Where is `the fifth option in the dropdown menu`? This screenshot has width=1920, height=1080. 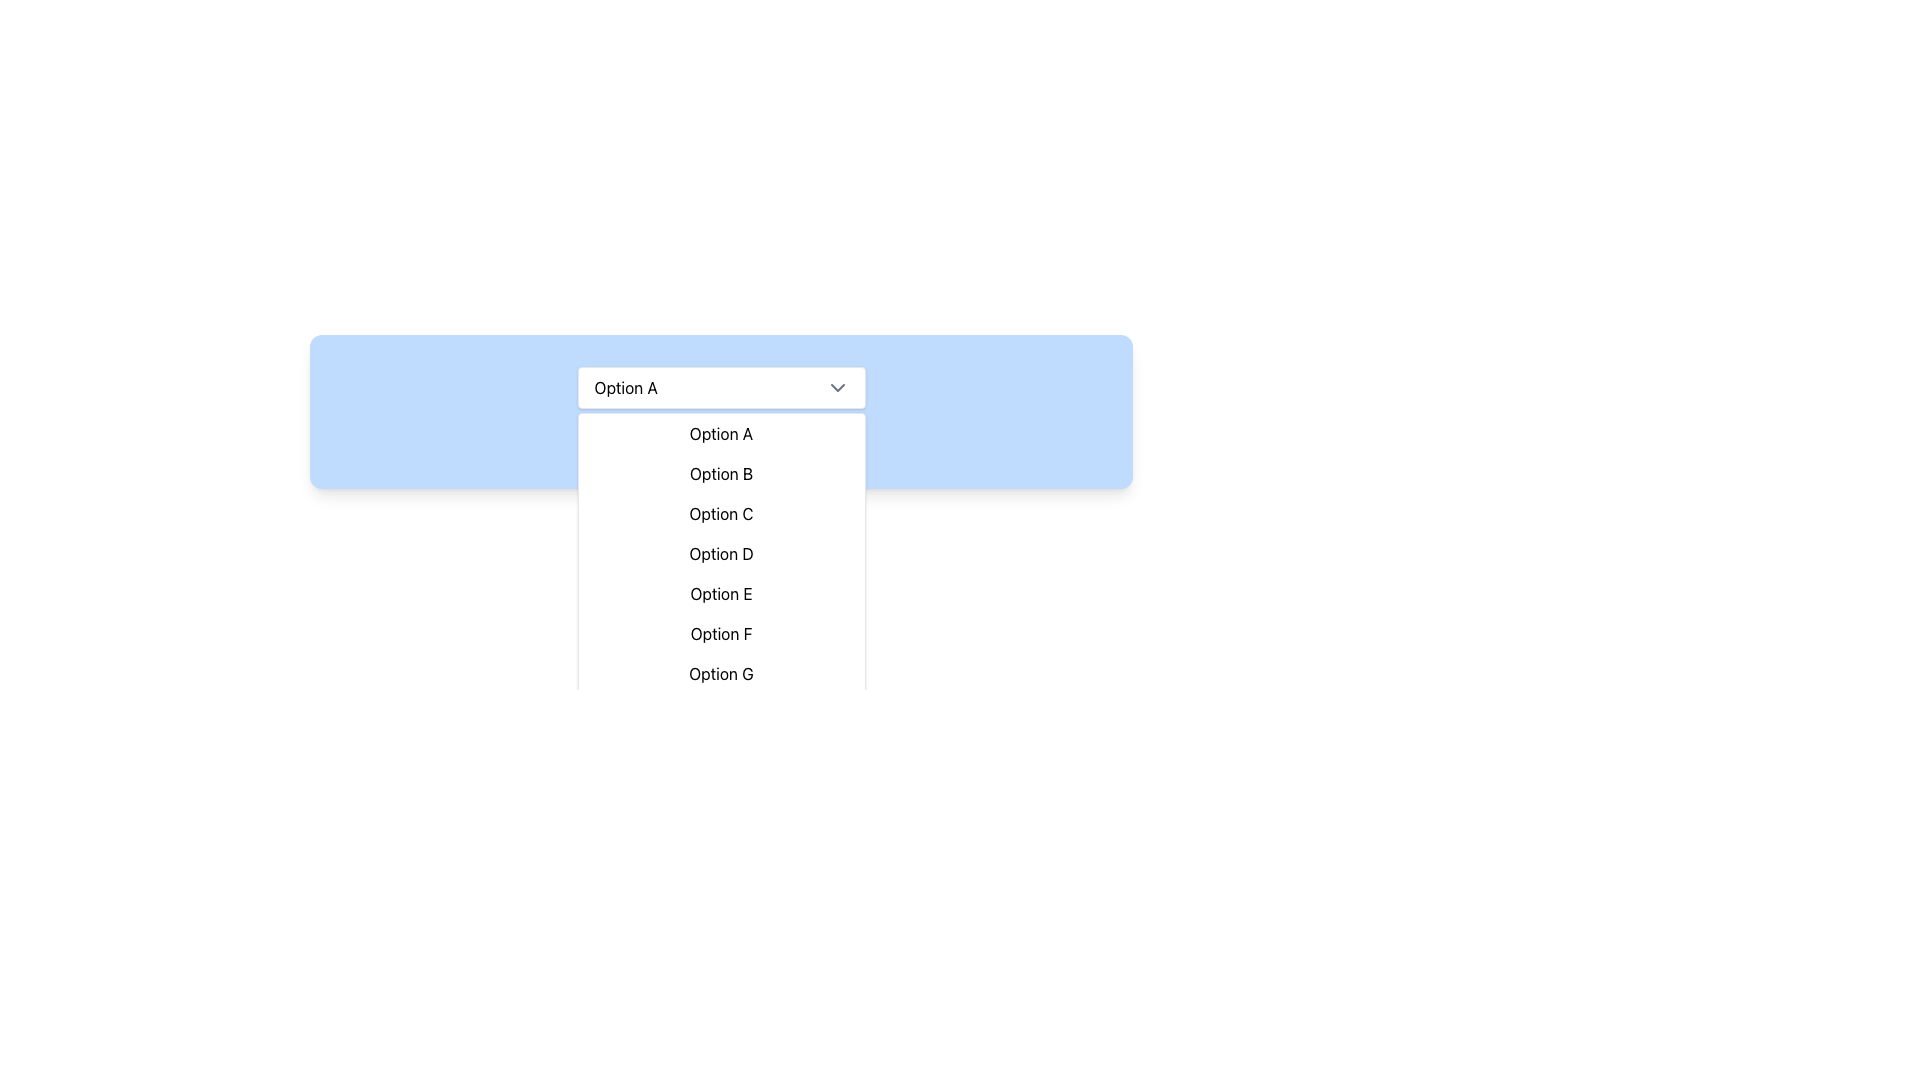 the fifth option in the dropdown menu is located at coordinates (720, 593).